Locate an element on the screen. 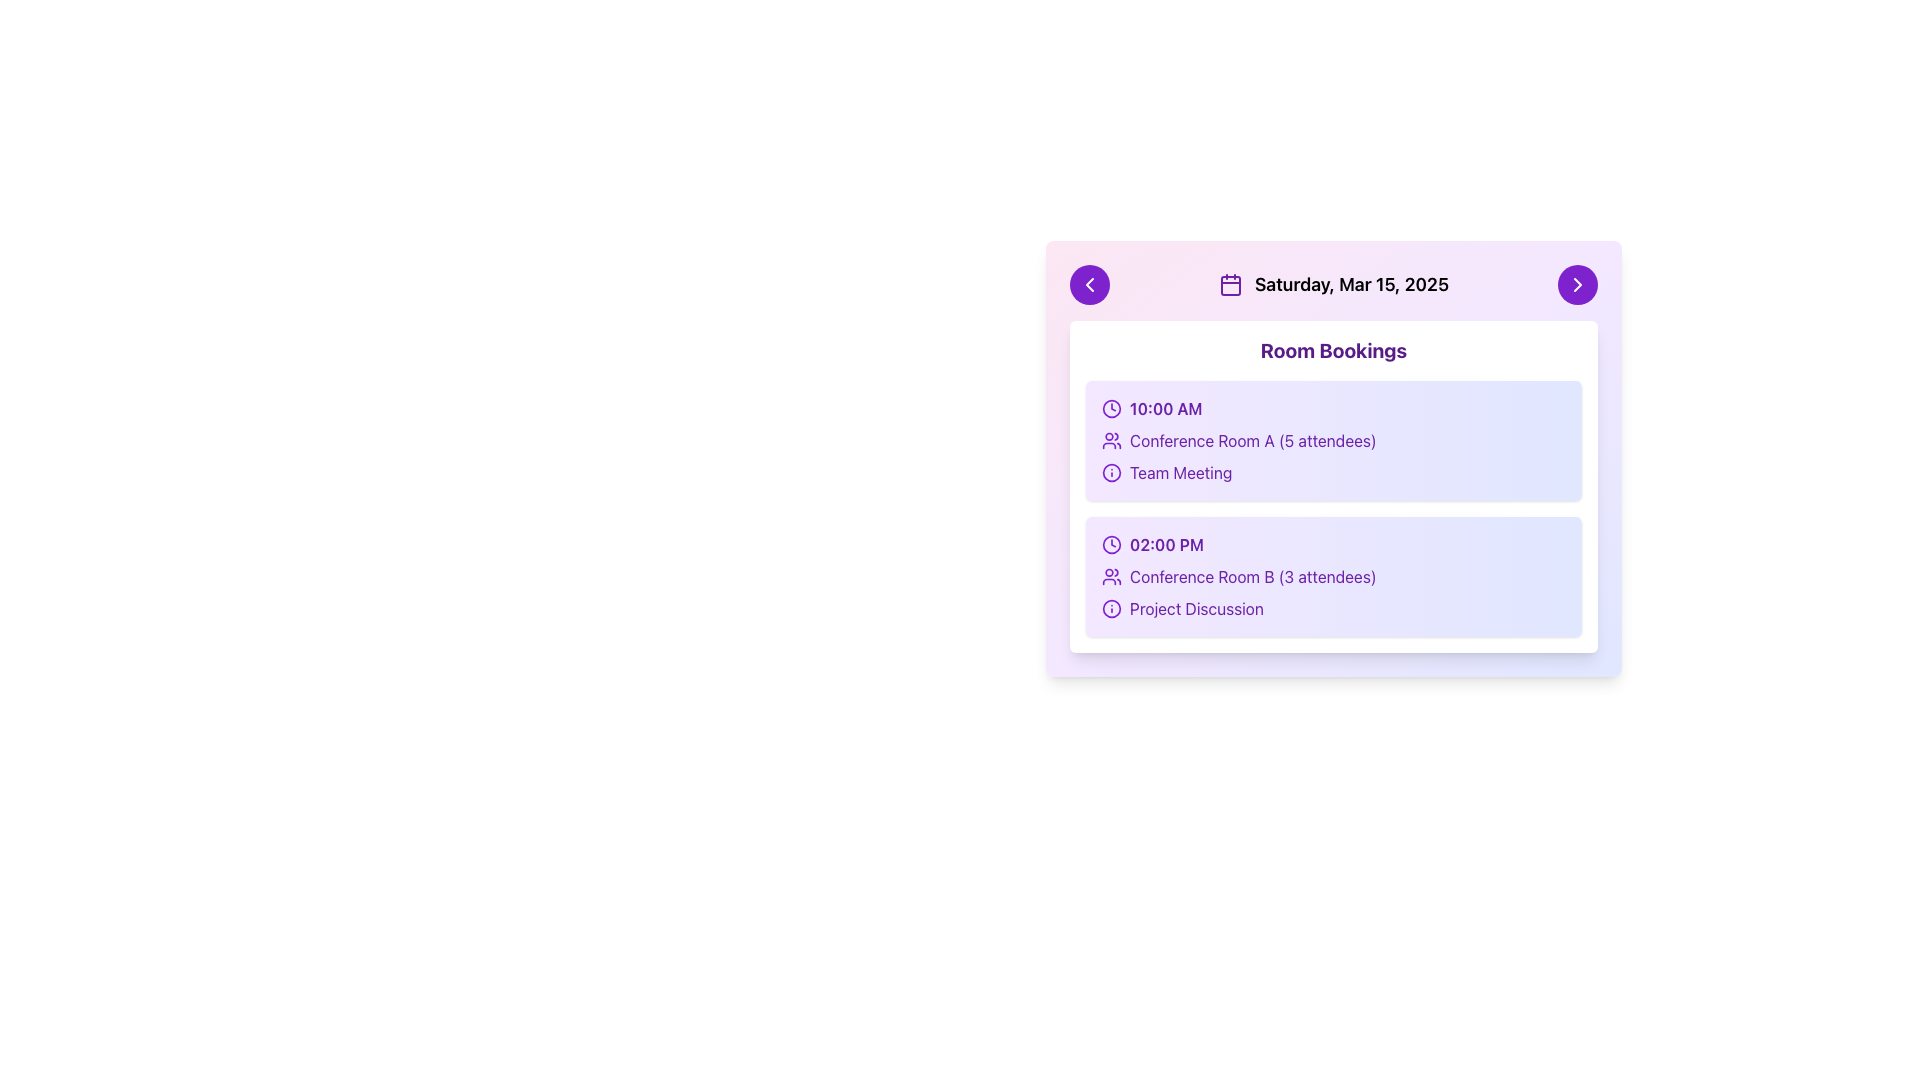  the text label that indicates the name and attendee count of a meeting room, located below the time stamp icon in the Room Bookings section is located at coordinates (1252, 439).